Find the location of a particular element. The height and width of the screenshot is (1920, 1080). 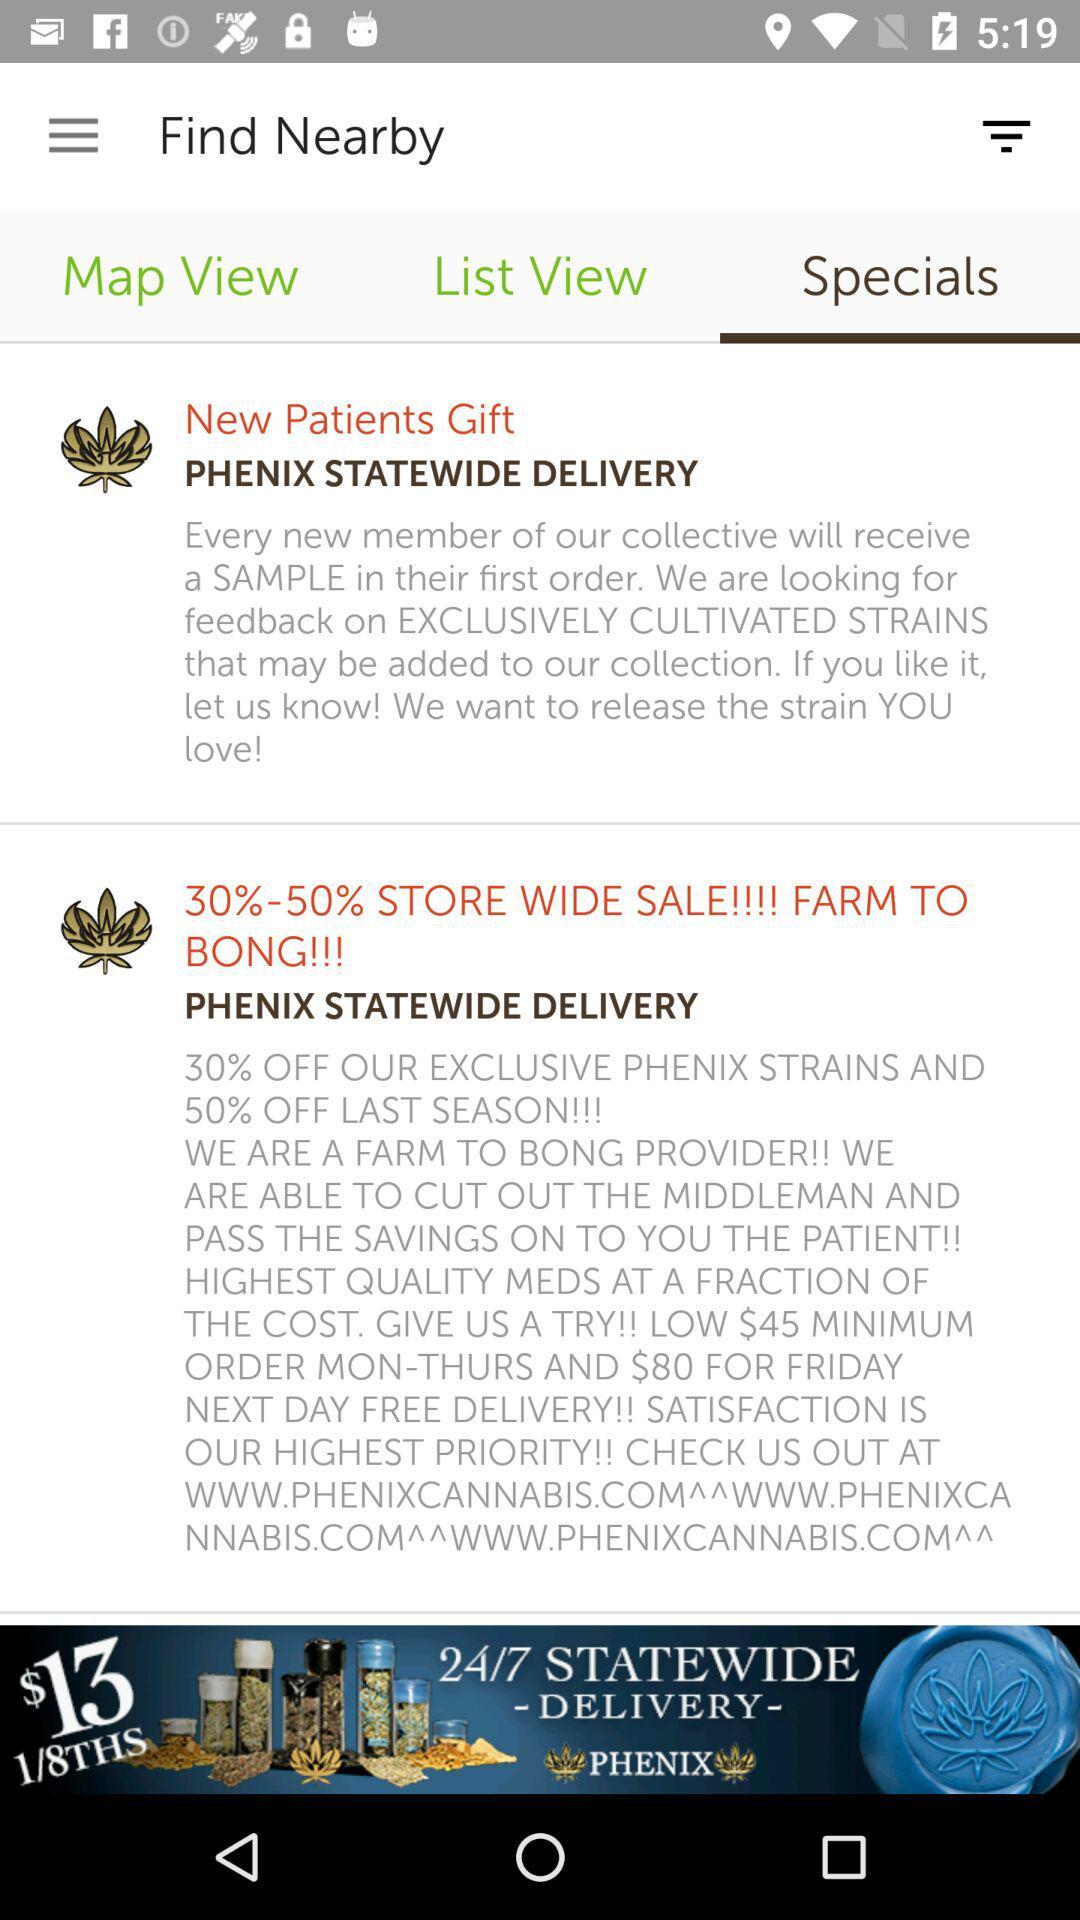

the icon next to list view is located at coordinates (898, 275).